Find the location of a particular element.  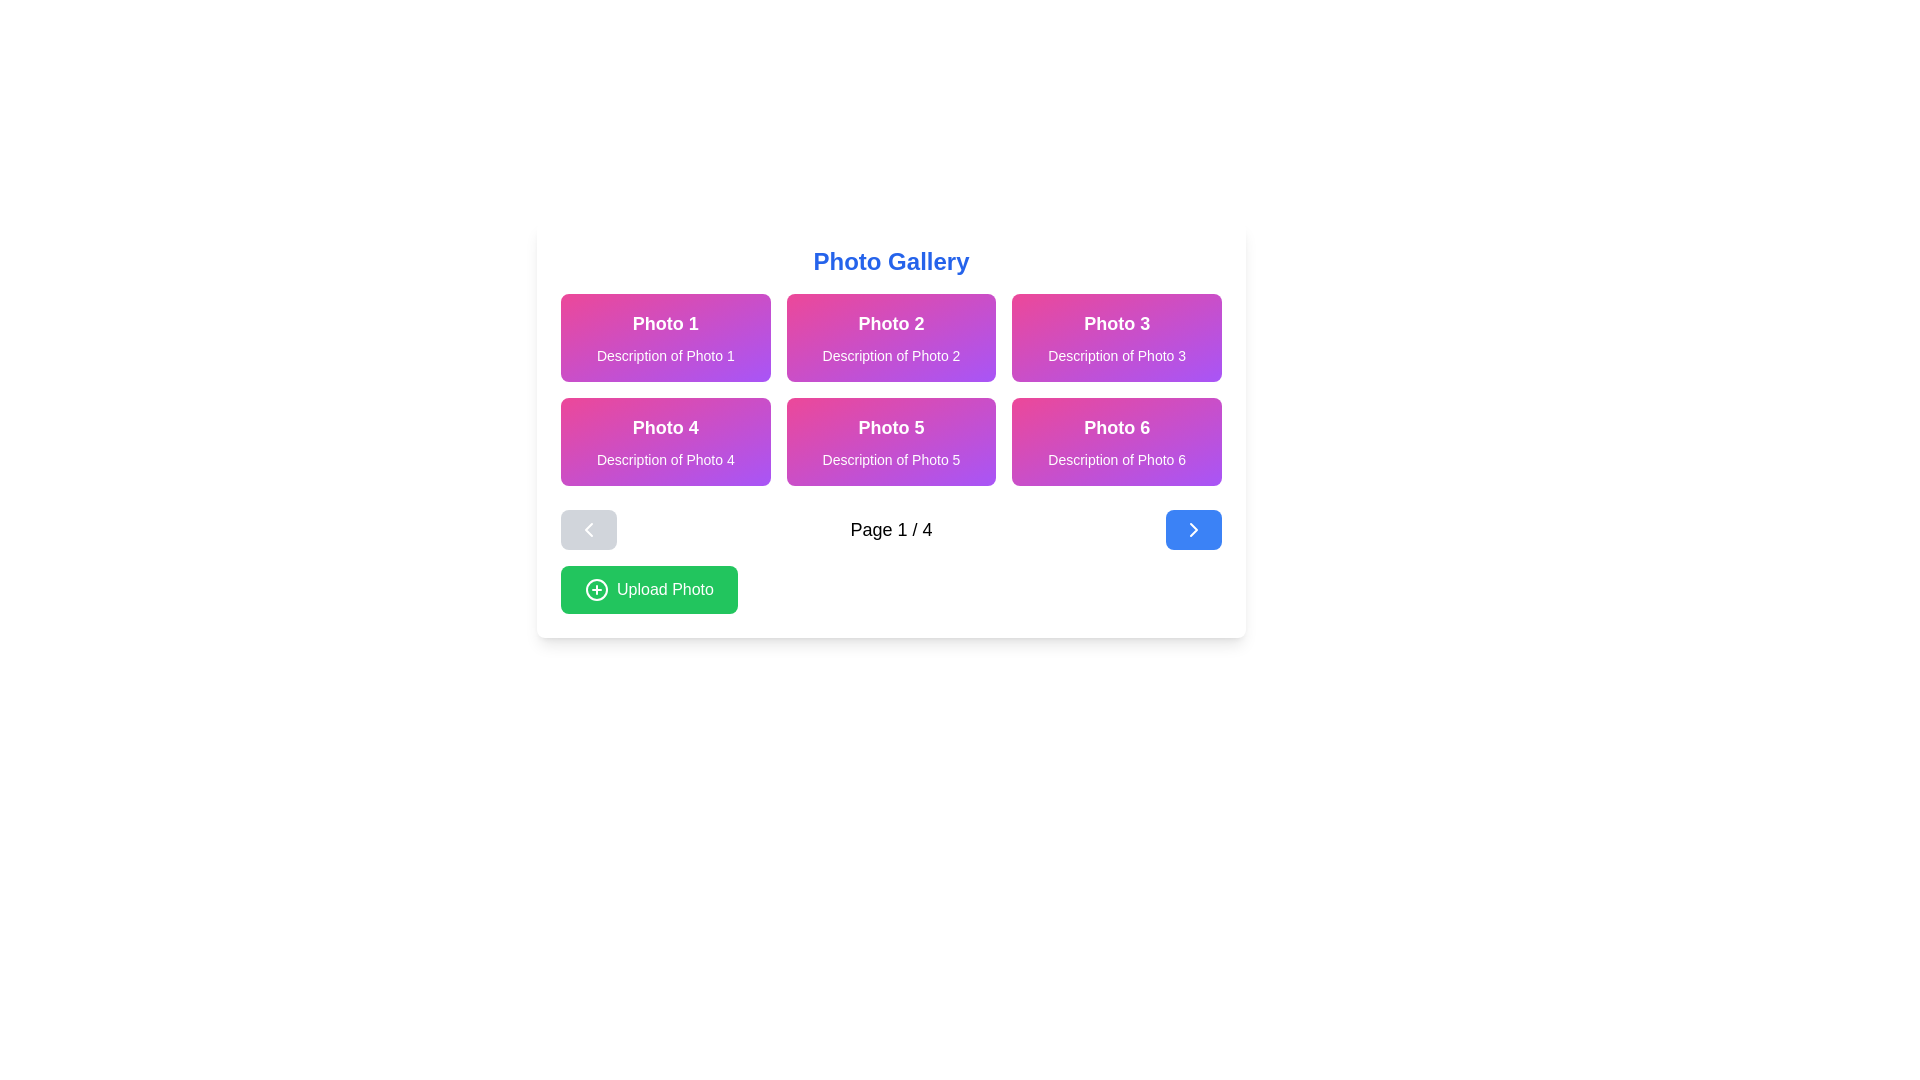

the green camera icon circle element that is part of the viewfinder design on the 'Upload Photo' button located at the bottom-left section of the white card interface is located at coordinates (595, 589).